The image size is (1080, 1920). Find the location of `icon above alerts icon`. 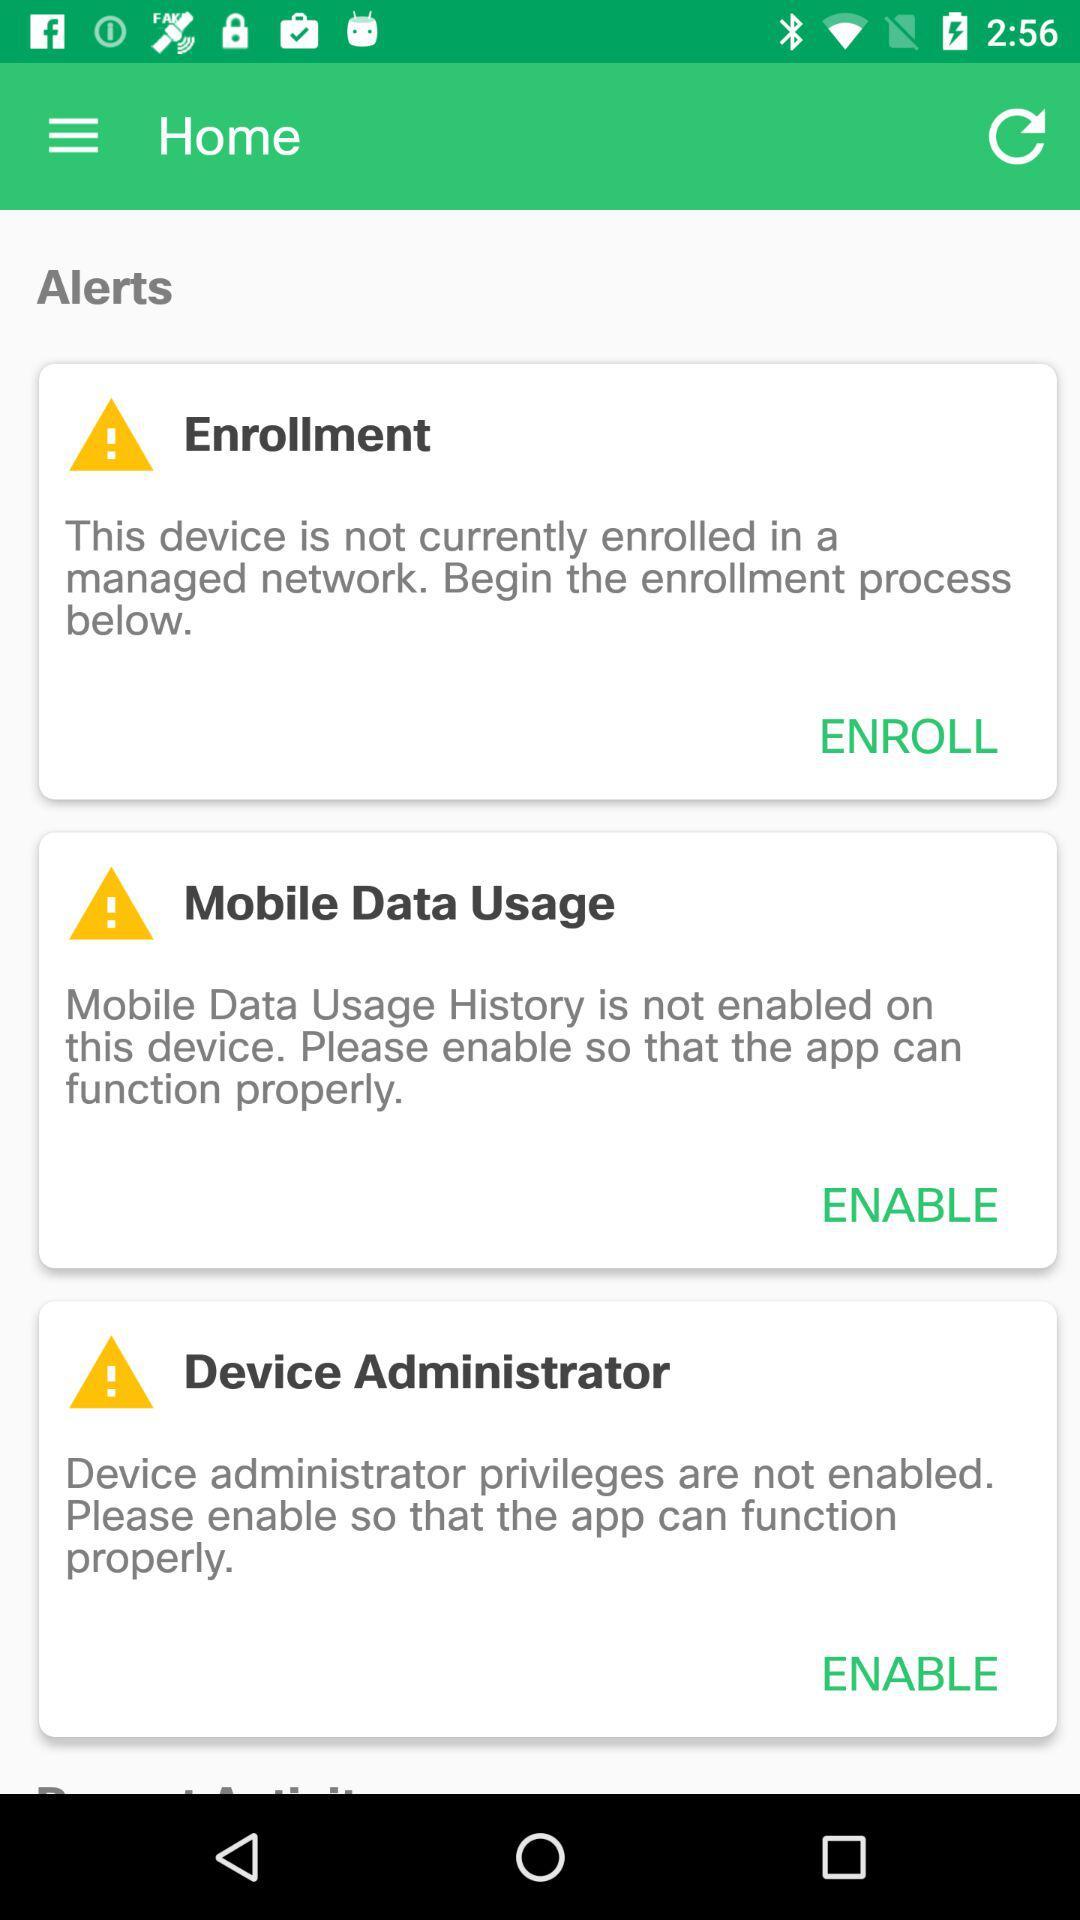

icon above alerts icon is located at coordinates (72, 135).